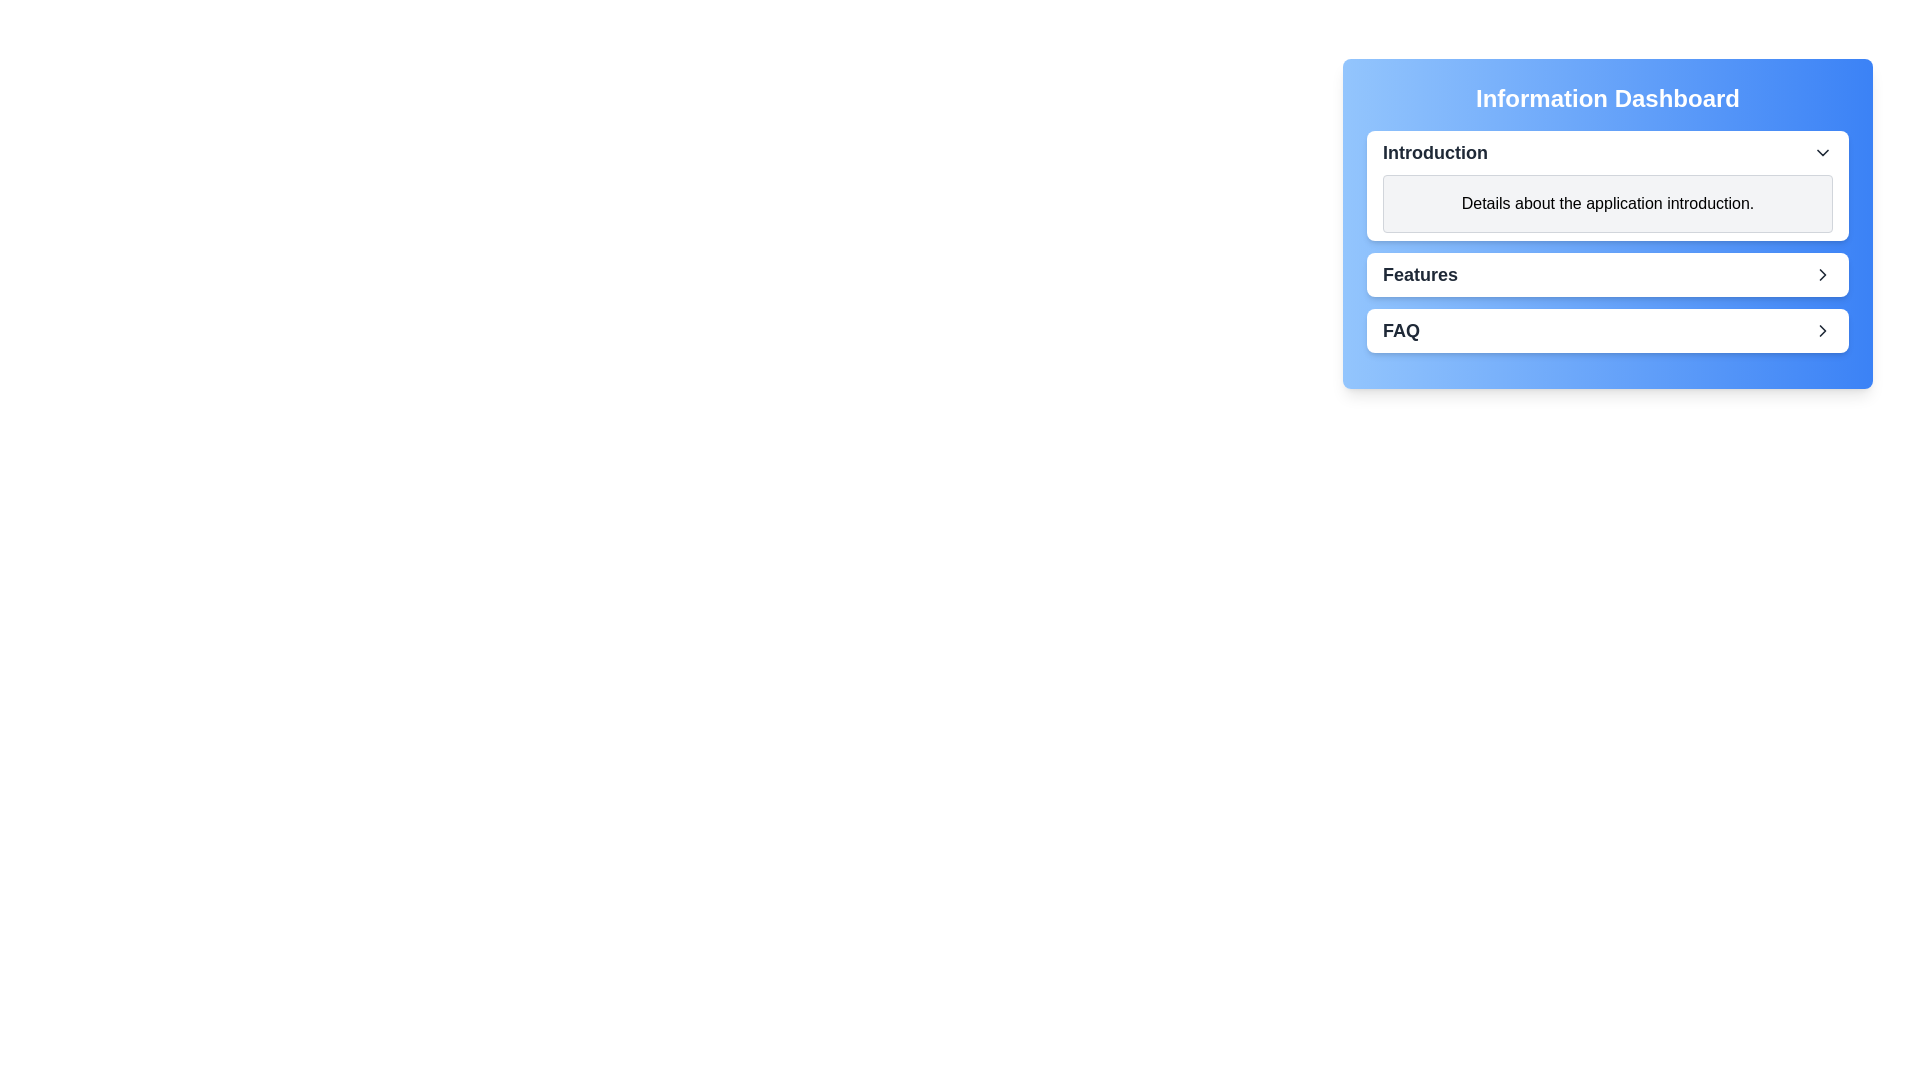  Describe the element at coordinates (1608, 274) in the screenshot. I see `the 'Features' button located in the 'Information Dashboard'` at that location.